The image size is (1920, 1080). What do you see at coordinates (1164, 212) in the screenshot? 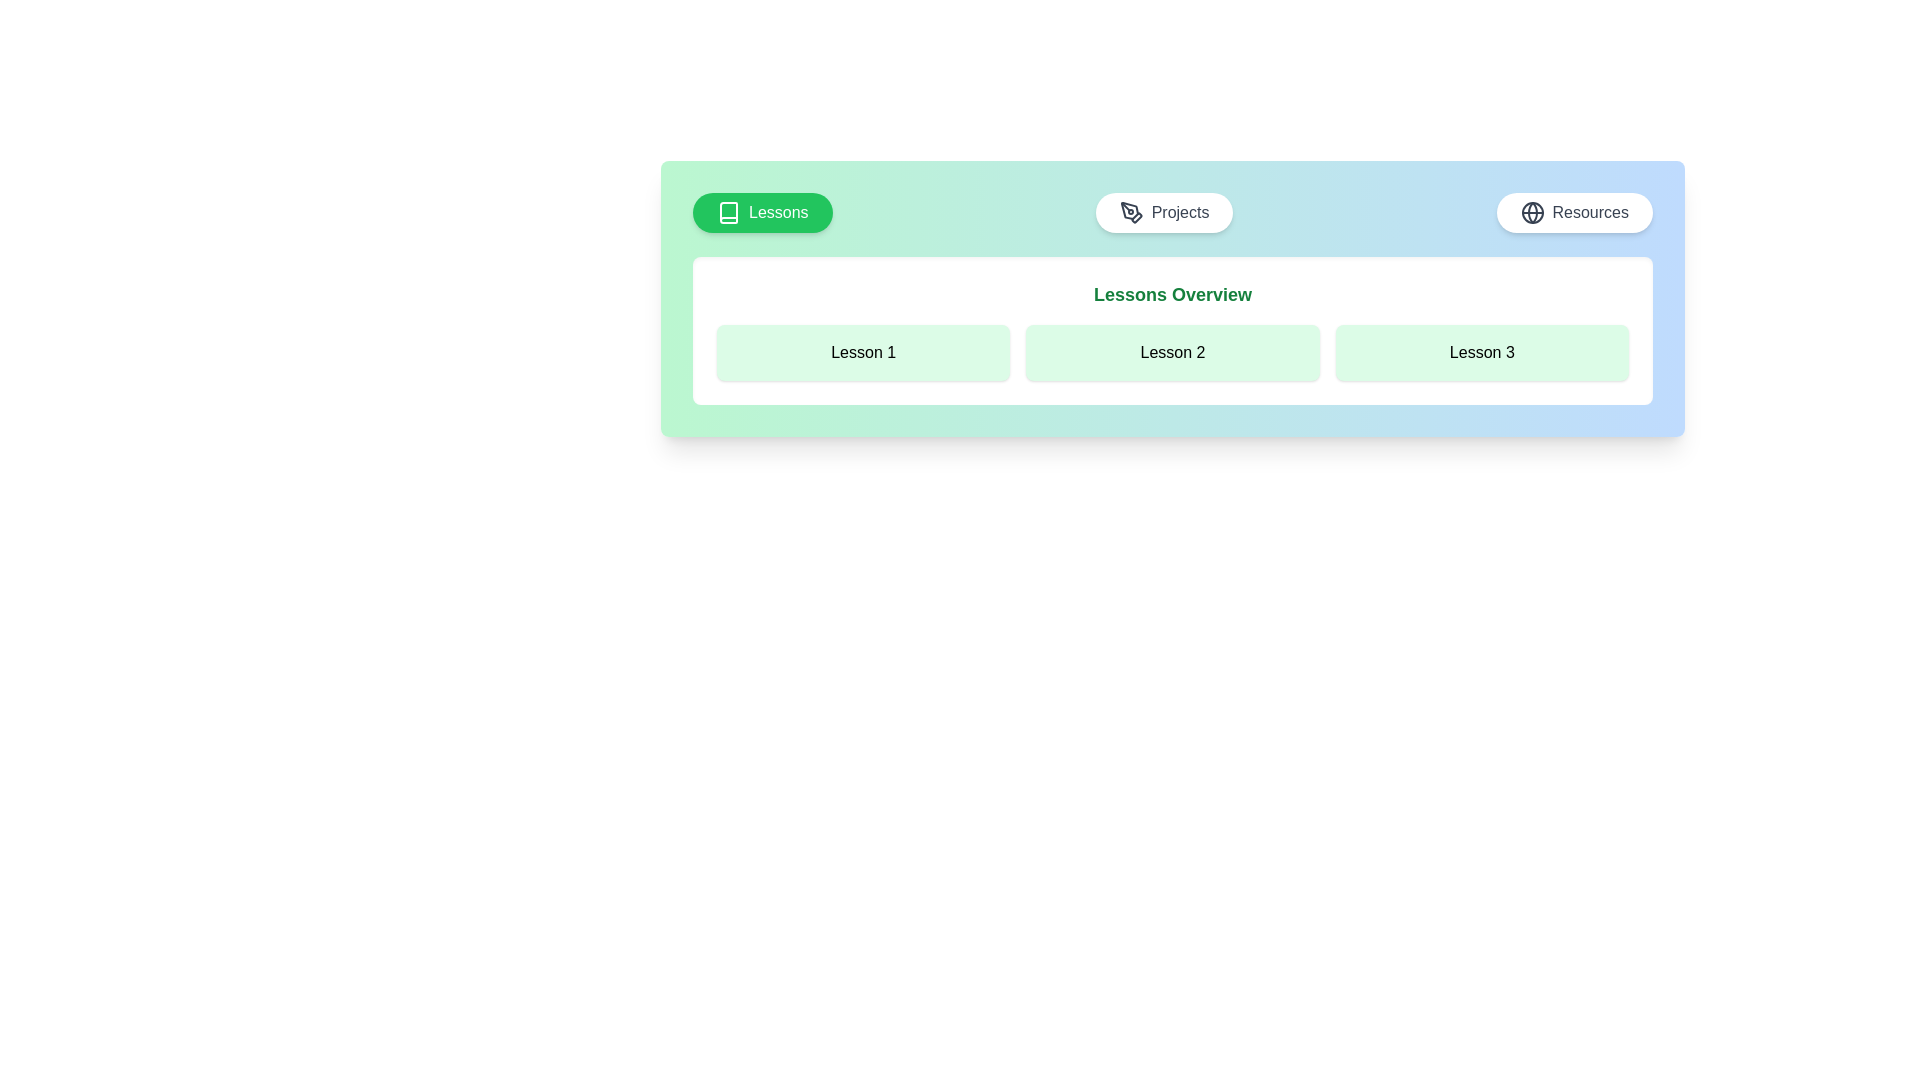
I see `the project navigation button located centrally in the header section of the interface` at bounding box center [1164, 212].